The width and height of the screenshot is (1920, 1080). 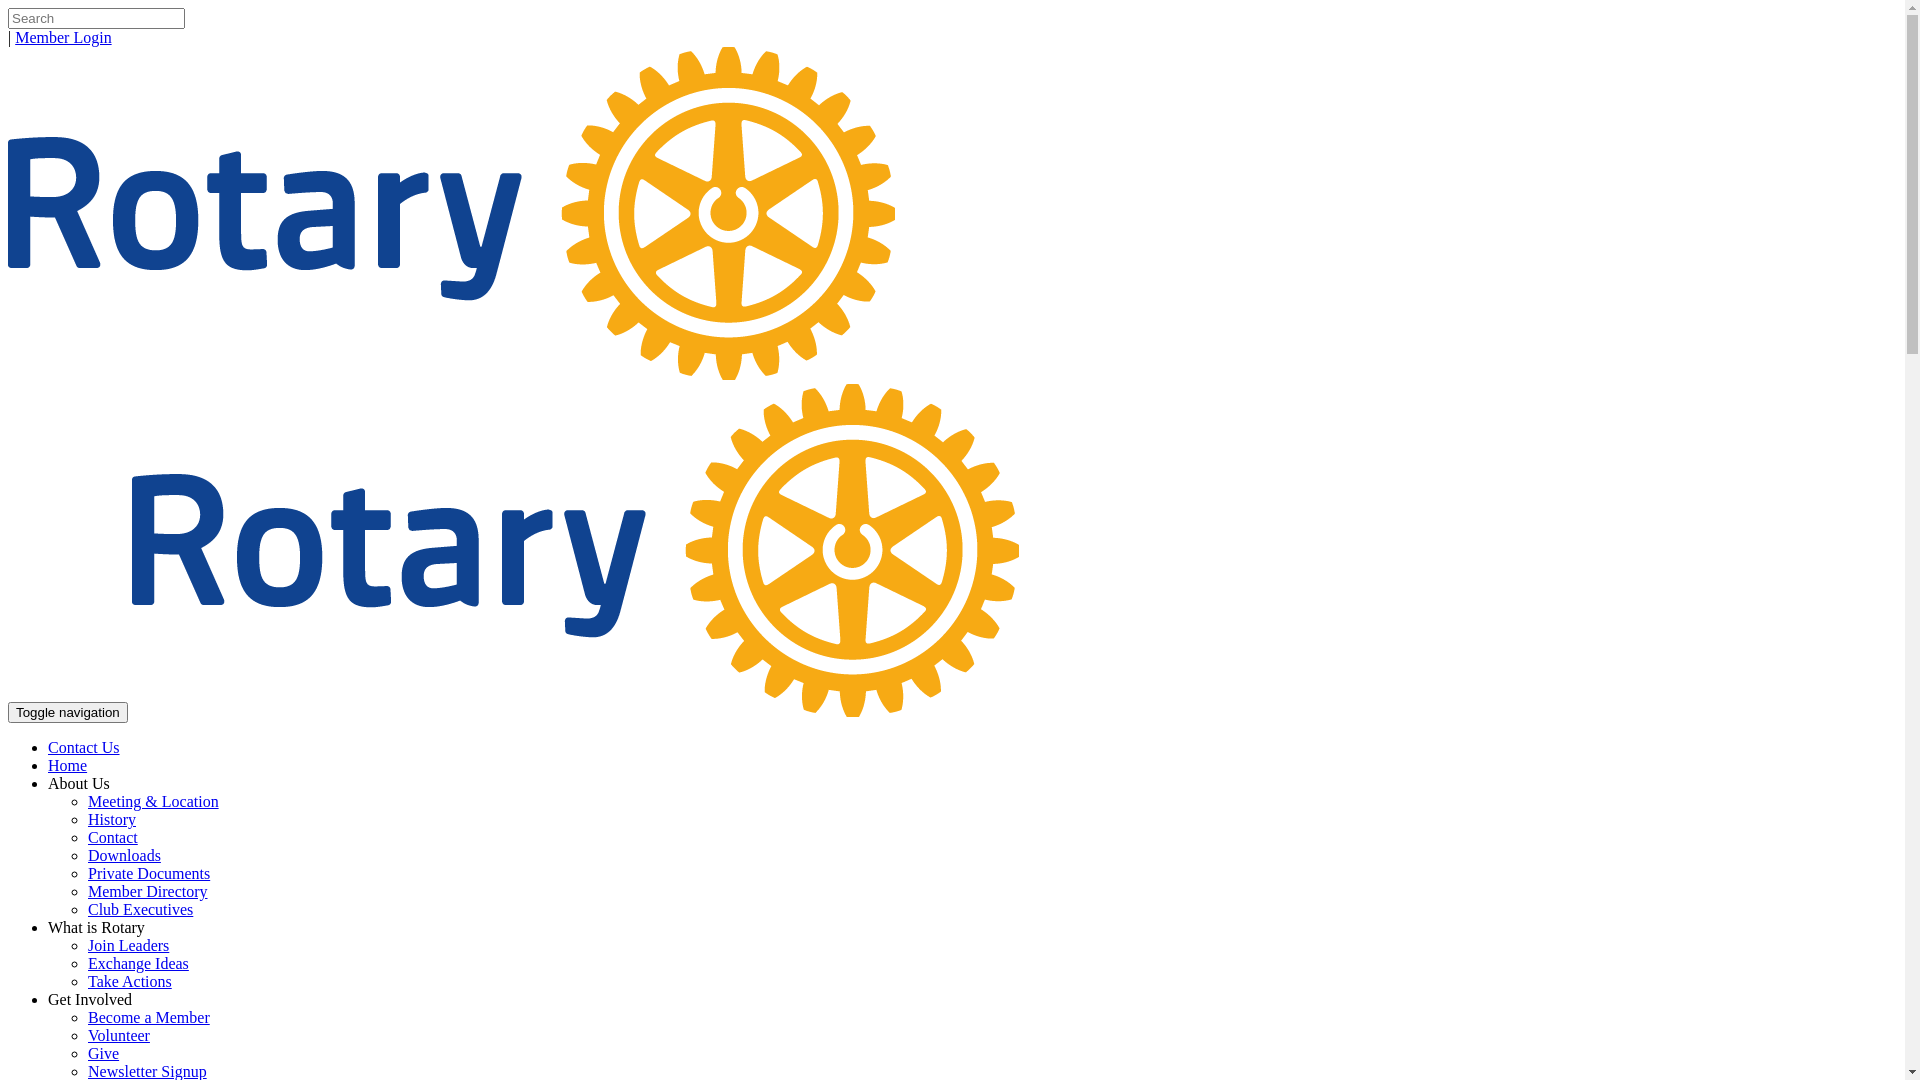 What do you see at coordinates (147, 872) in the screenshot?
I see `'Private Documents'` at bounding box center [147, 872].